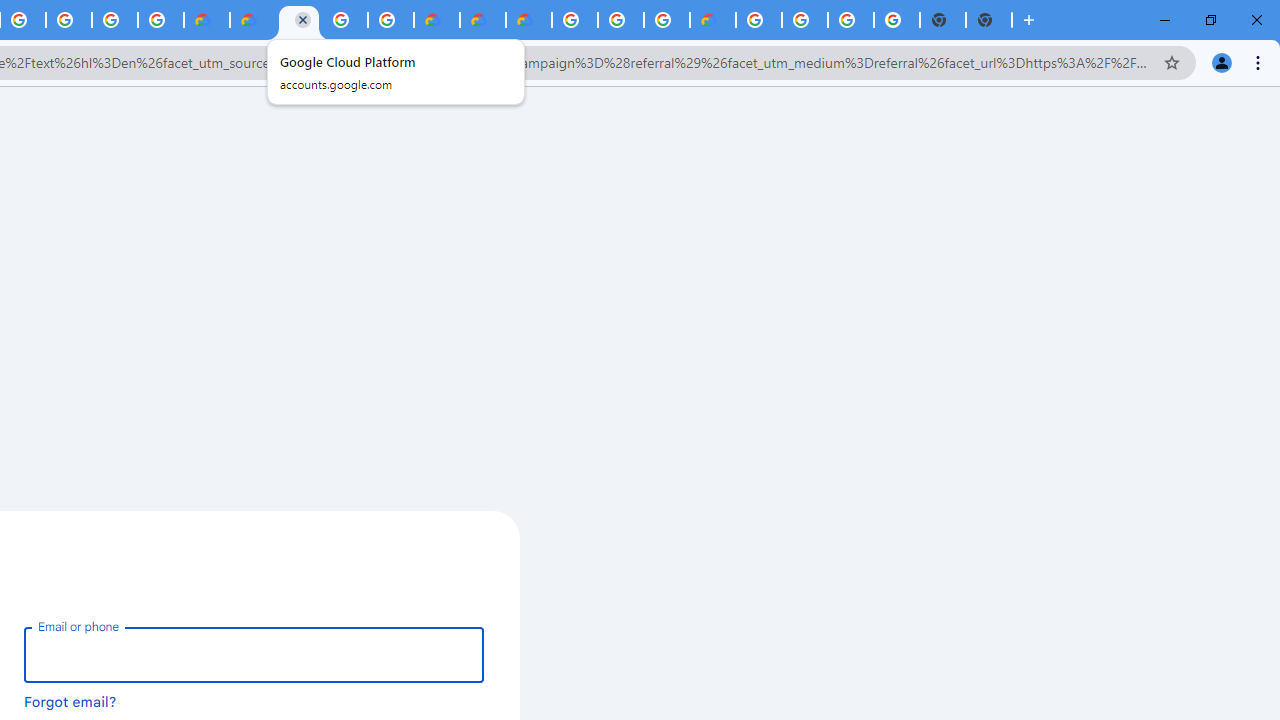 The width and height of the screenshot is (1280, 720). Describe the element at coordinates (482, 20) in the screenshot. I see `'Google Cloud Pricing Calculator'` at that location.